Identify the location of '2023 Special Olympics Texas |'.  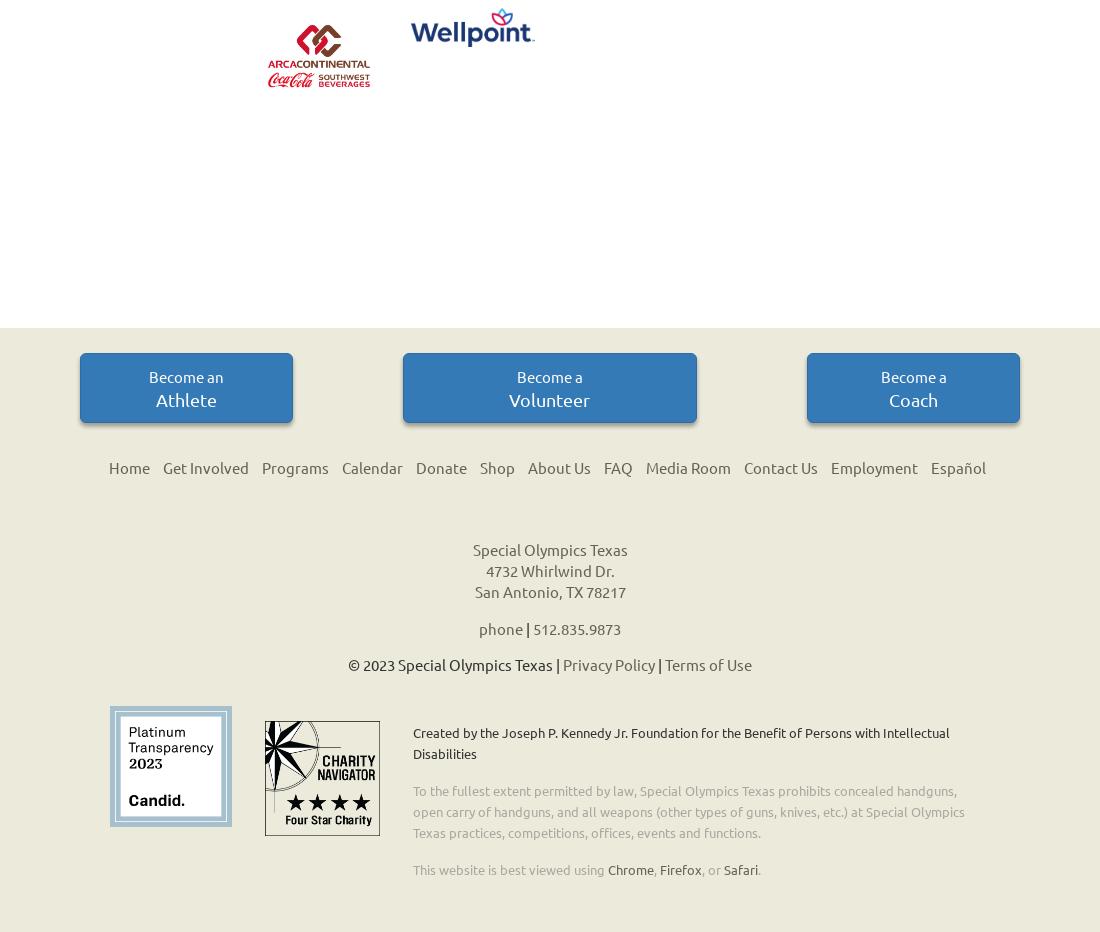
(461, 664).